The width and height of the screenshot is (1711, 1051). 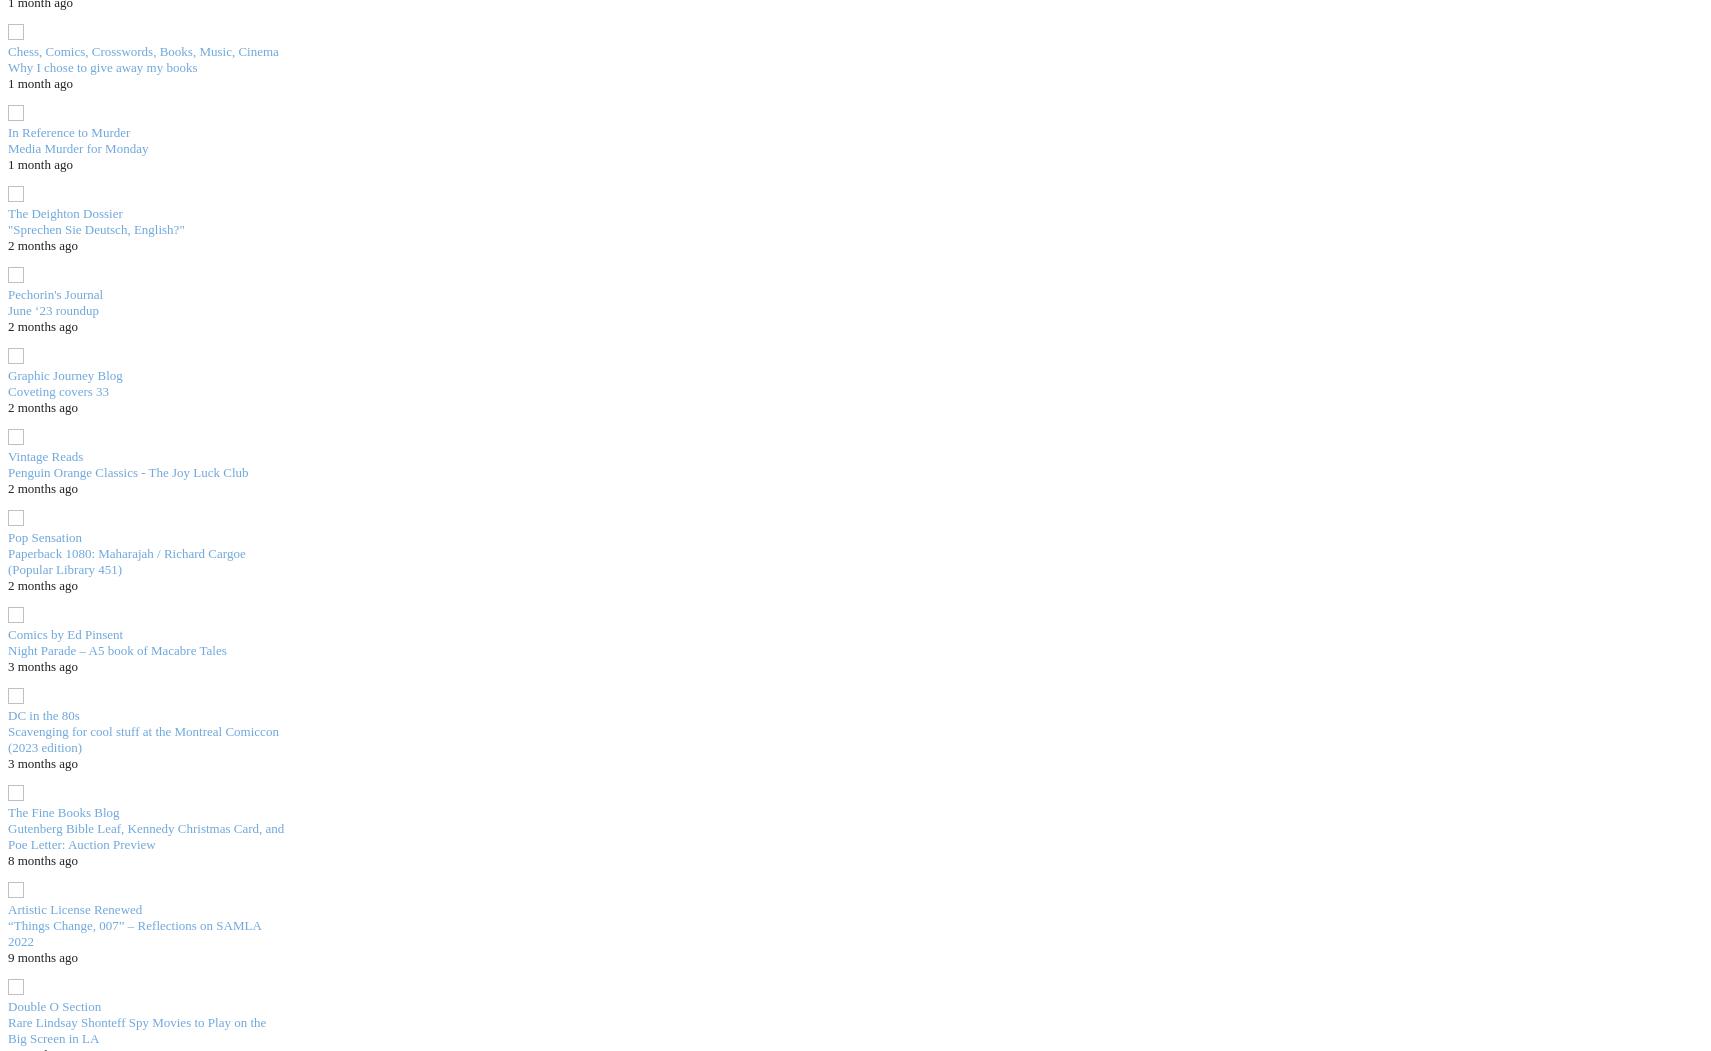 What do you see at coordinates (7, 649) in the screenshot?
I see `'Night Parade – A5 book of Macabre Tales'` at bounding box center [7, 649].